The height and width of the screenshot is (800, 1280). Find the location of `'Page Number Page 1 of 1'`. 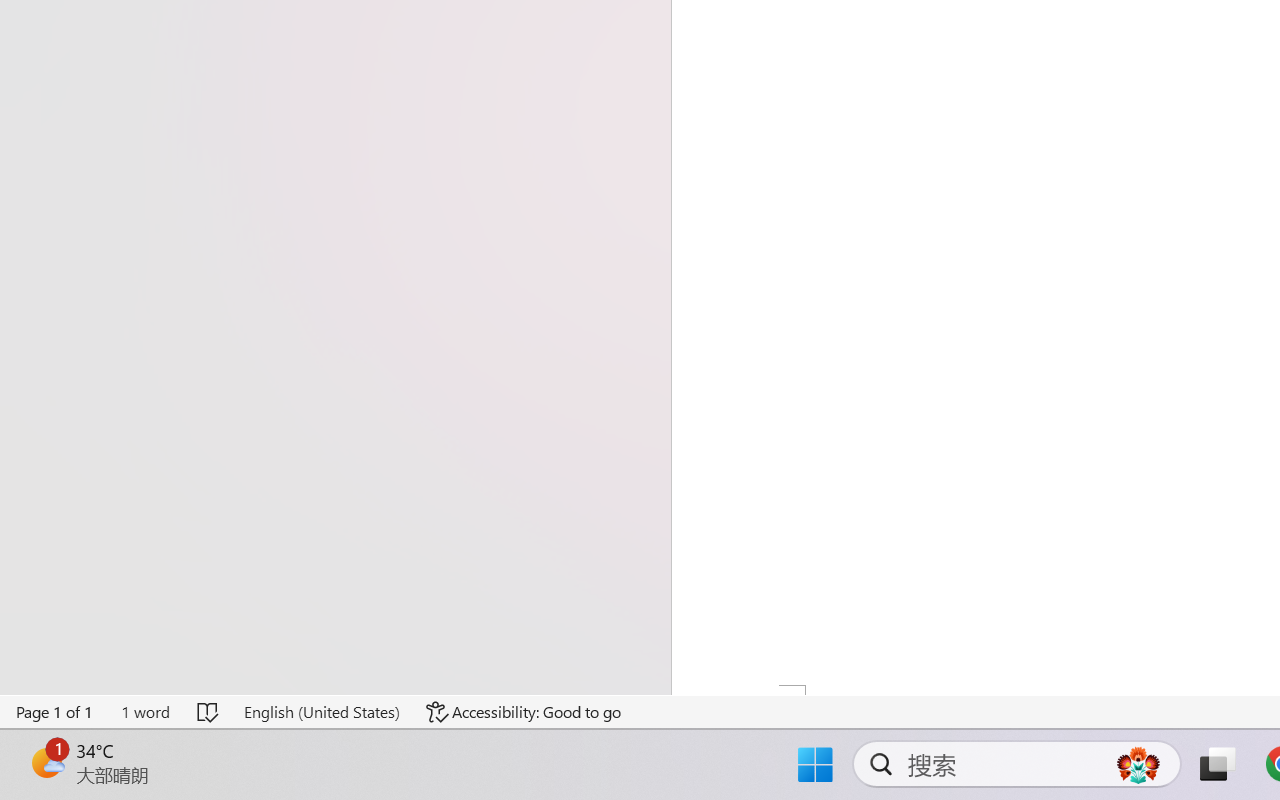

'Page Number Page 1 of 1' is located at coordinates (55, 711).